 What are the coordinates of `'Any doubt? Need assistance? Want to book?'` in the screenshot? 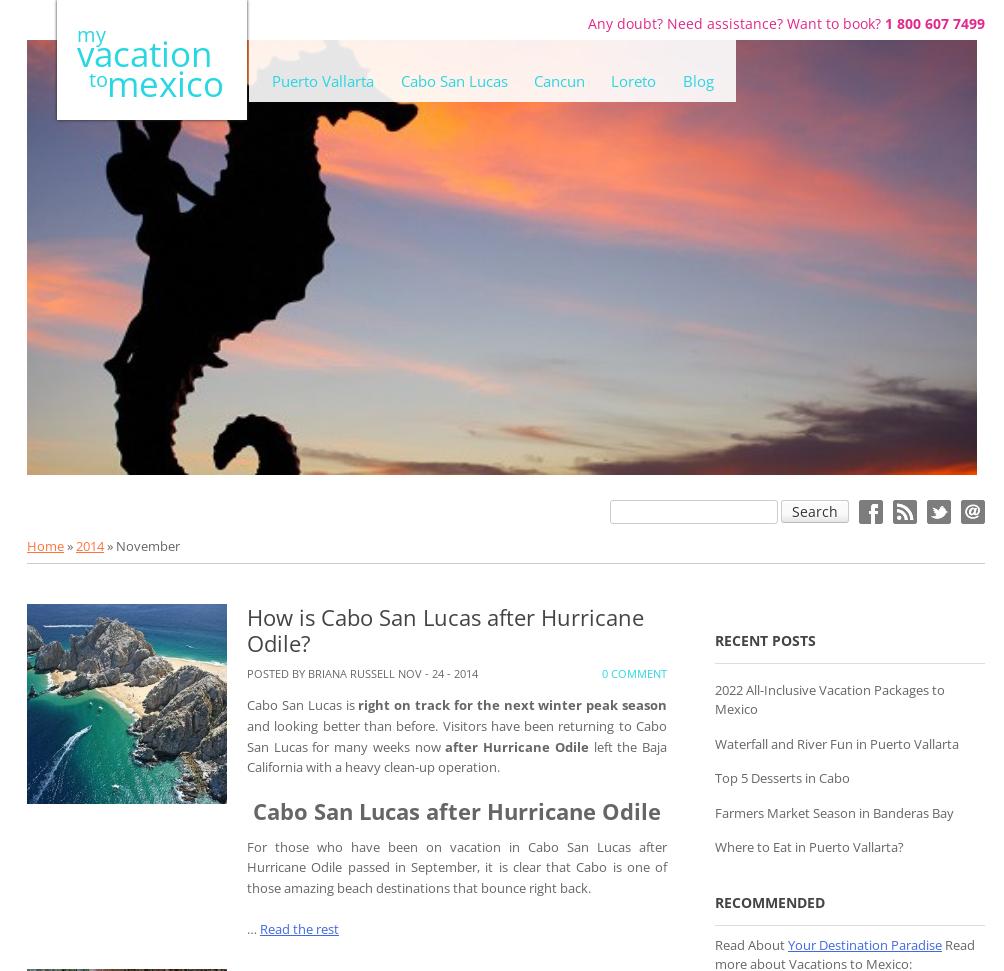 It's located at (735, 22).